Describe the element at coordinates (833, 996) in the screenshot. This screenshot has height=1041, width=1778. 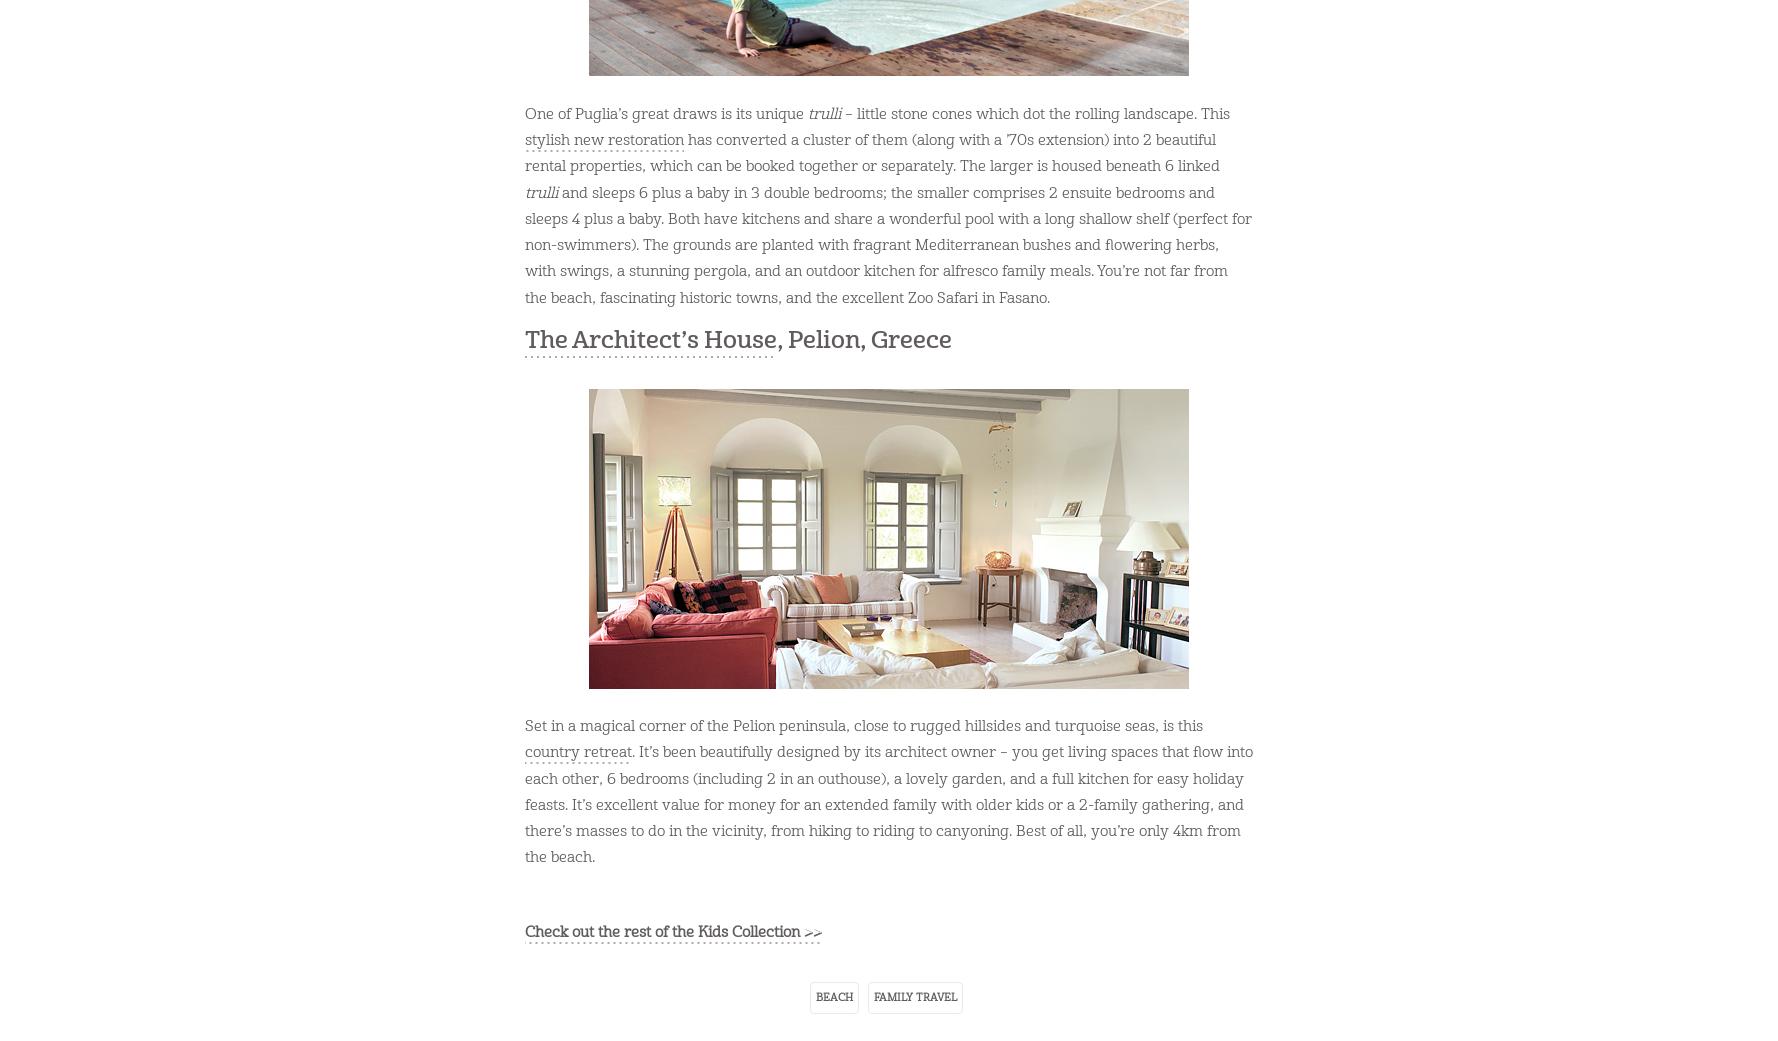
I see `'beach'` at that location.